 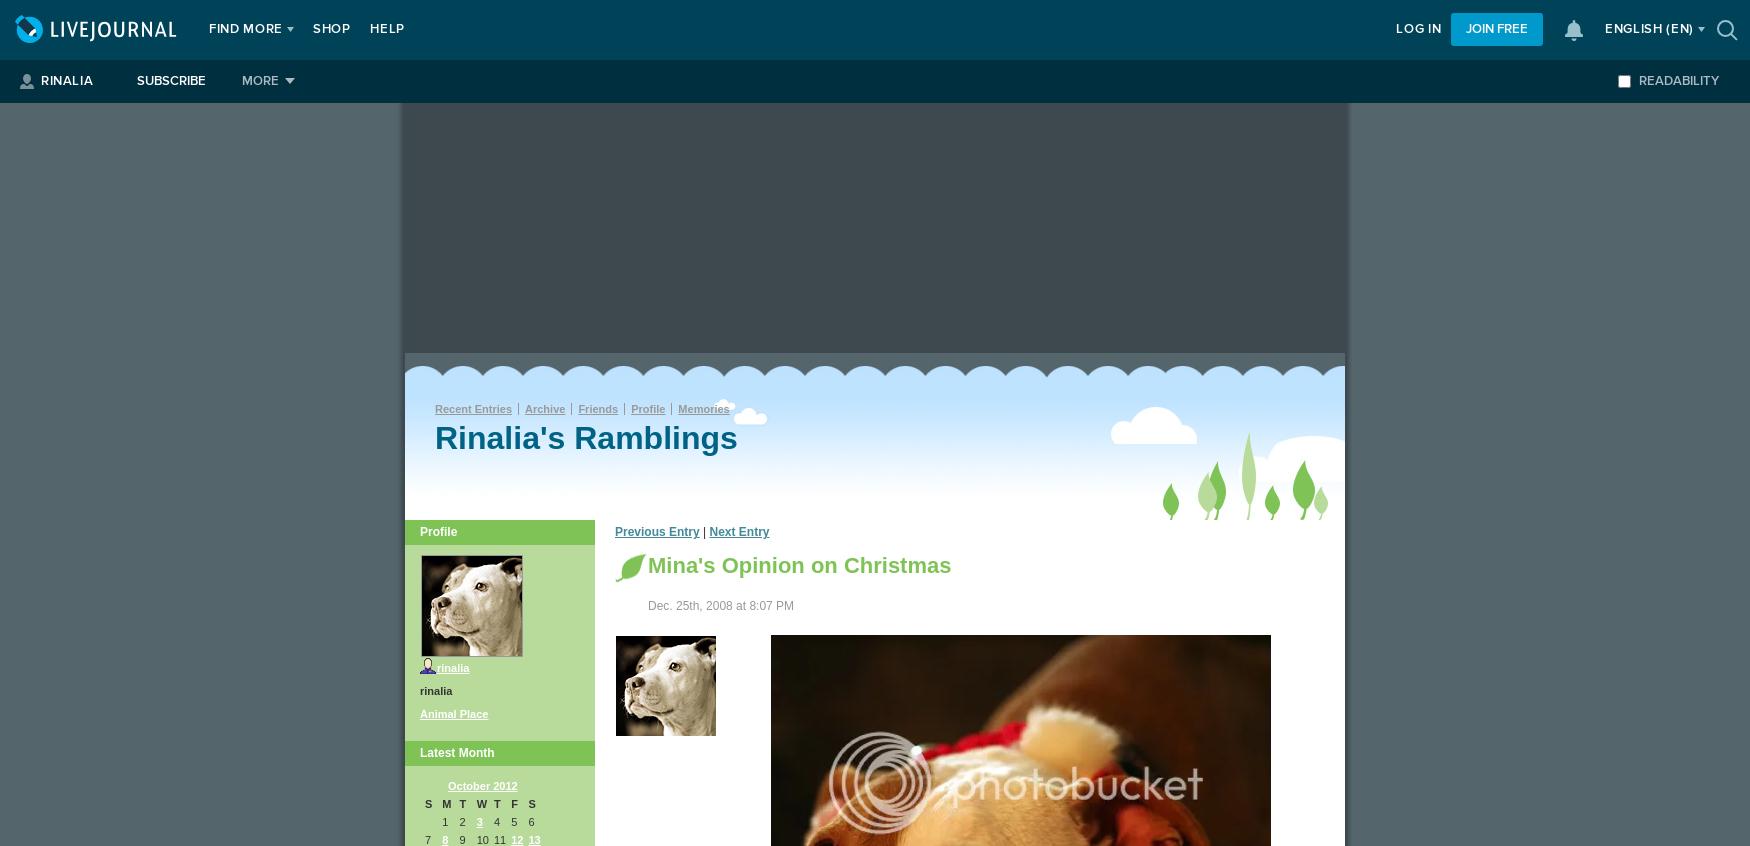 What do you see at coordinates (704, 531) in the screenshot?
I see `'|'` at bounding box center [704, 531].